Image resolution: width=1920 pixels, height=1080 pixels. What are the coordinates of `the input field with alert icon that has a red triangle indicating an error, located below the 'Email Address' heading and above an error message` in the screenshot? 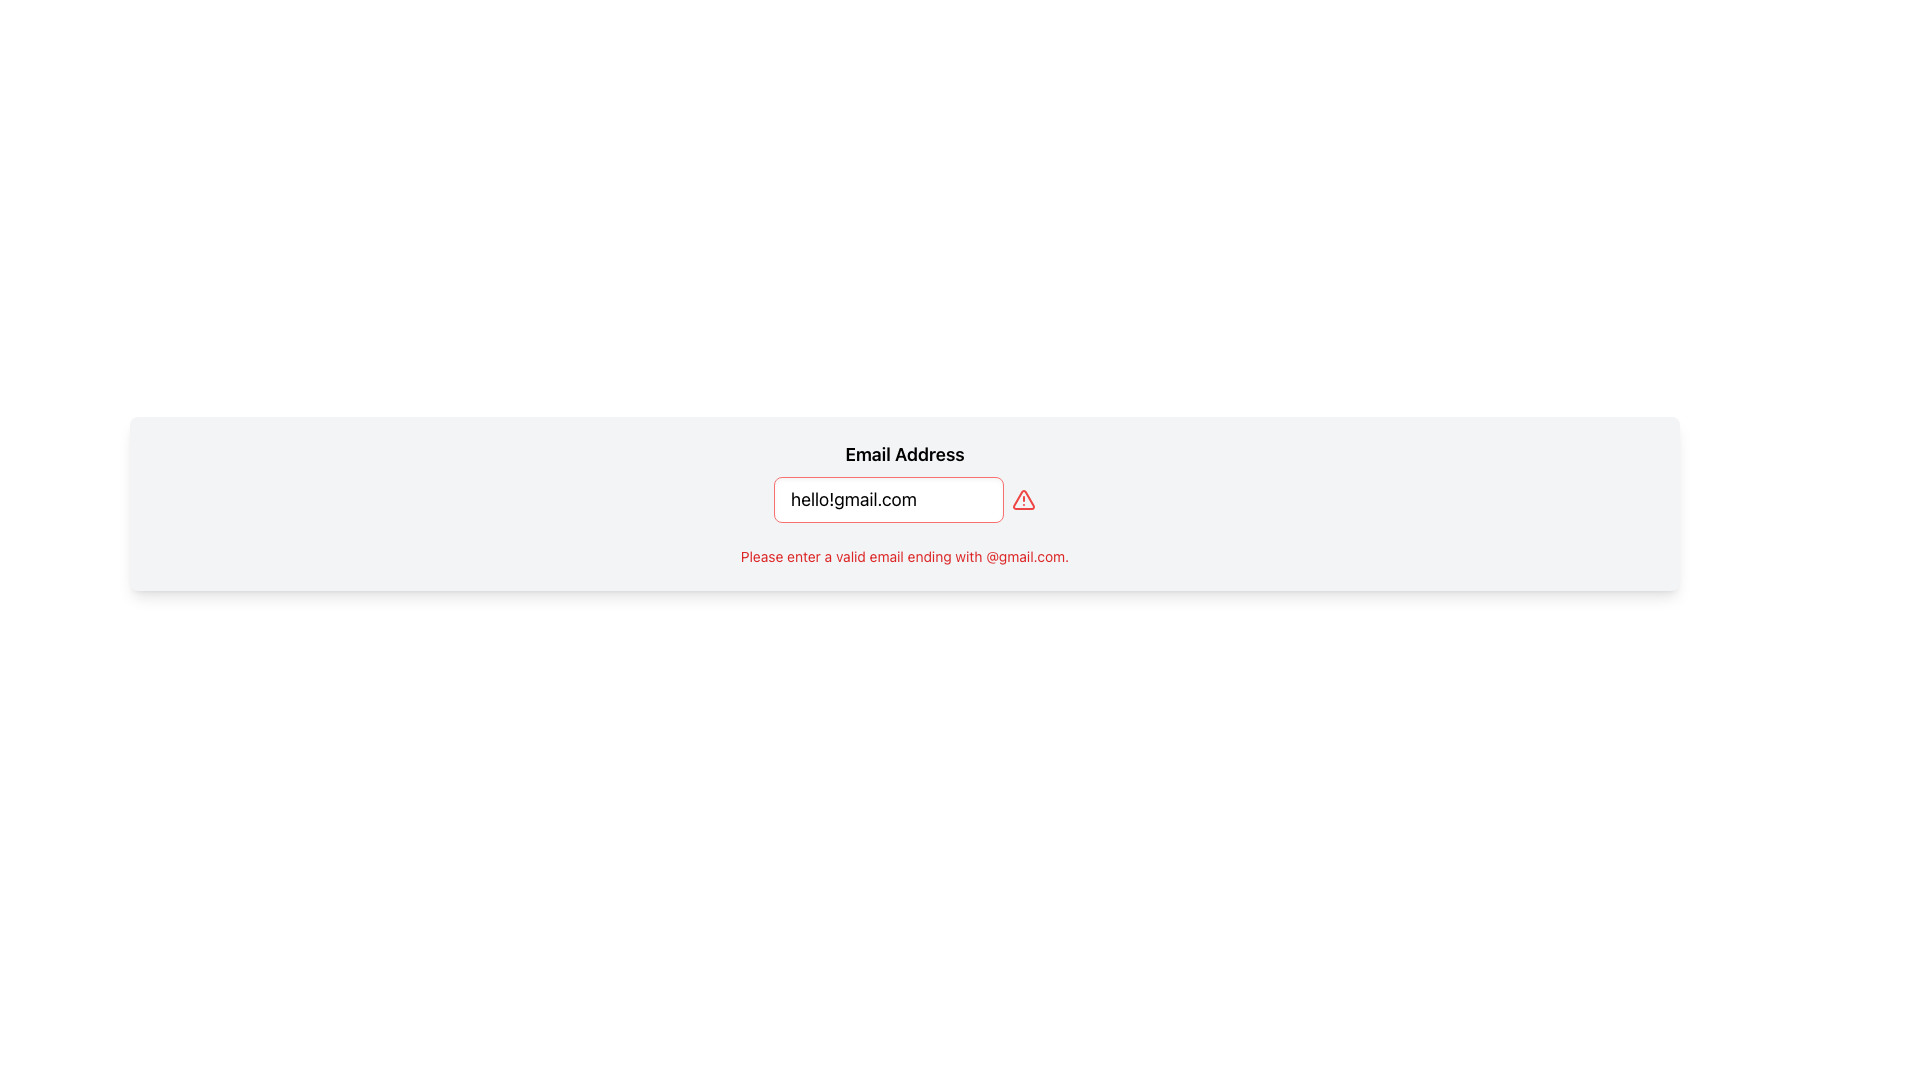 It's located at (904, 499).